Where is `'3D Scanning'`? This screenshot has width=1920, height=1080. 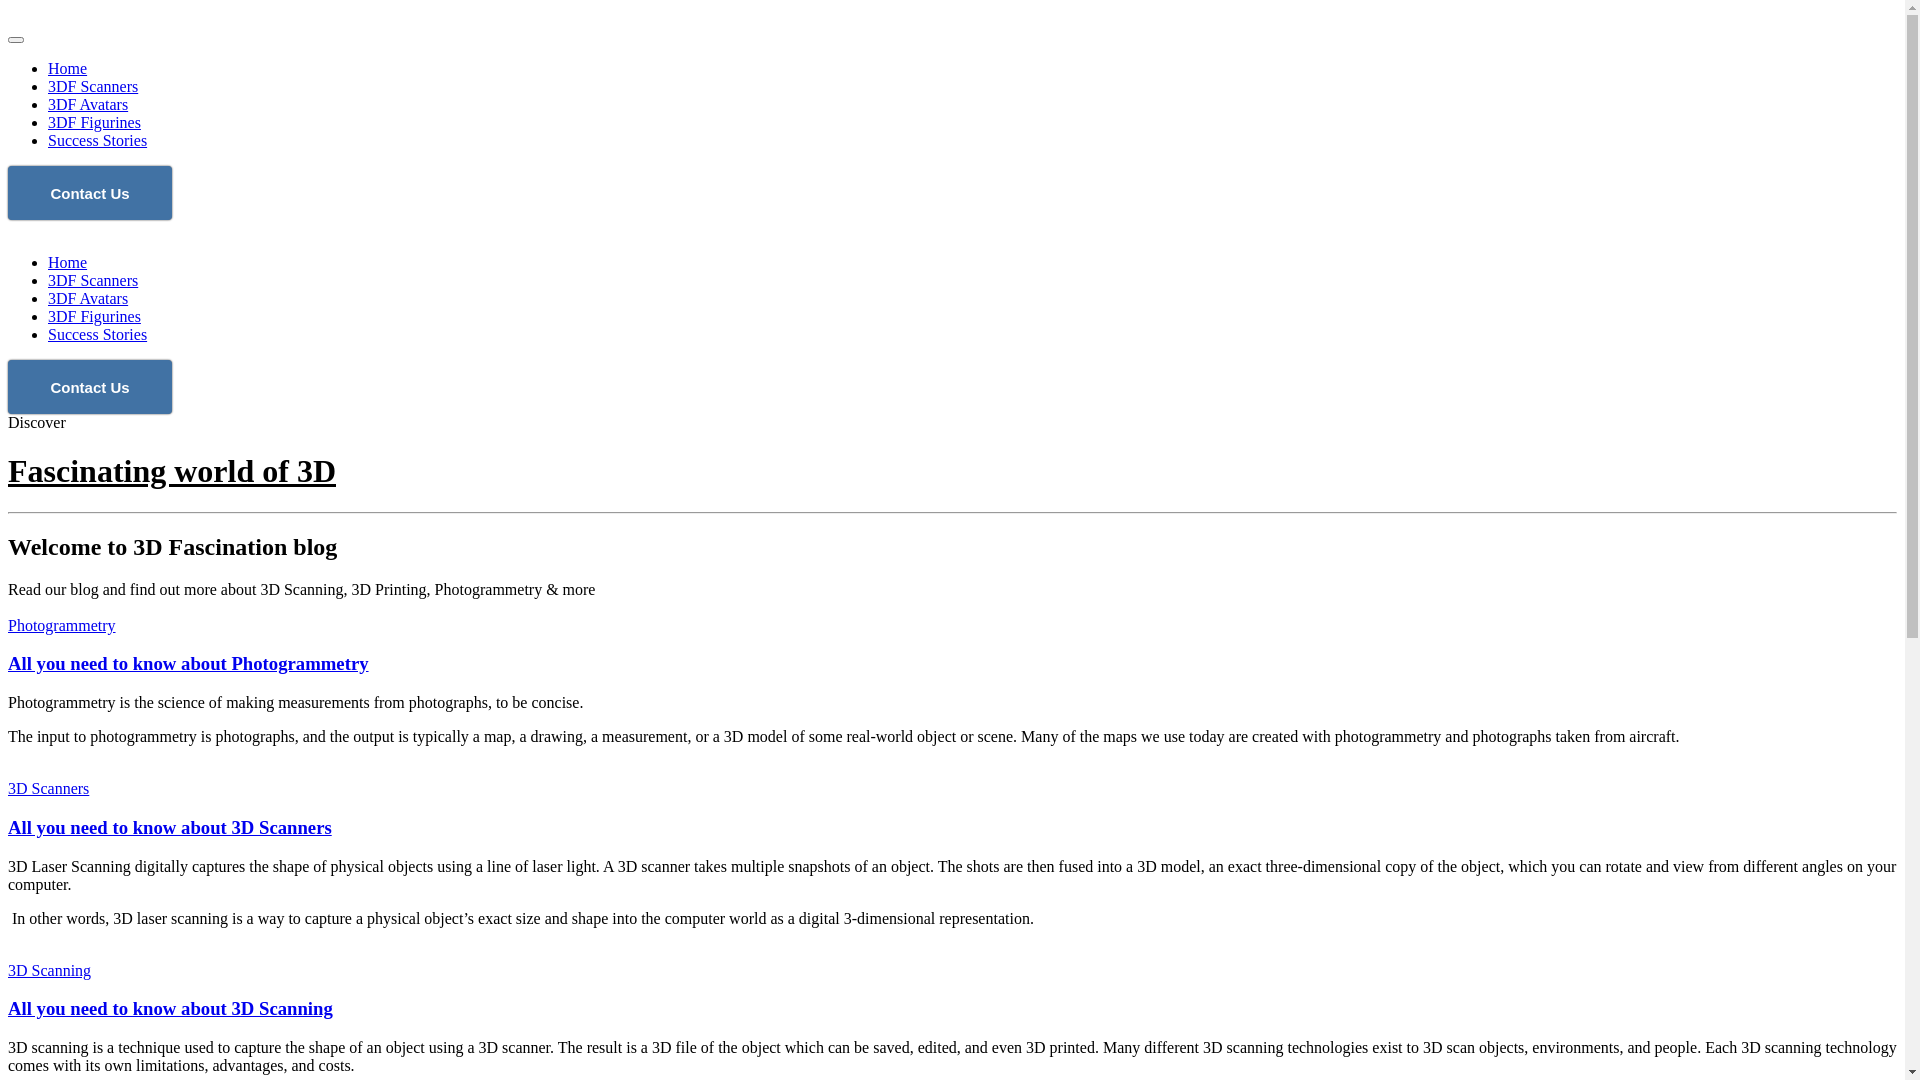 '3D Scanning' is located at coordinates (49, 969).